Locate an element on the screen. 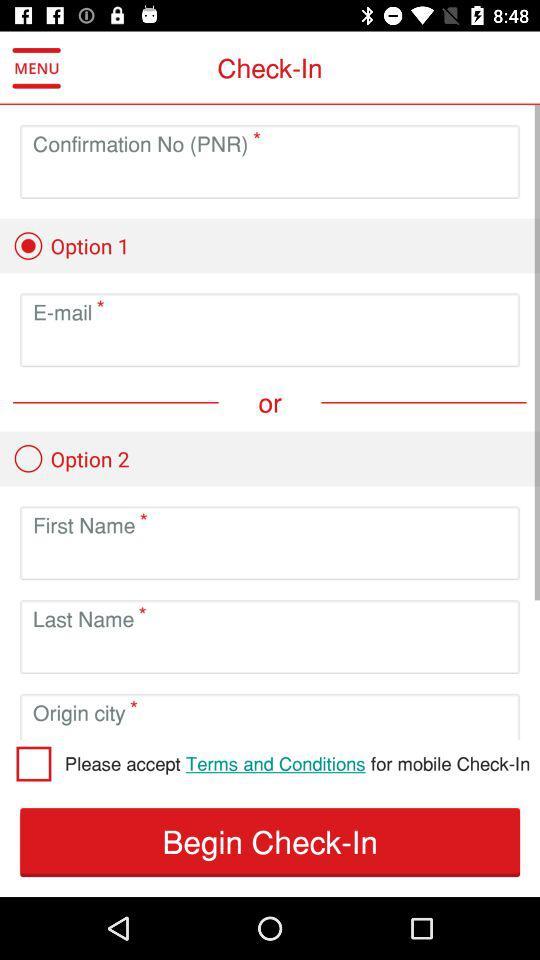 Image resolution: width=540 pixels, height=960 pixels. first radio button and text is located at coordinates (70, 245).